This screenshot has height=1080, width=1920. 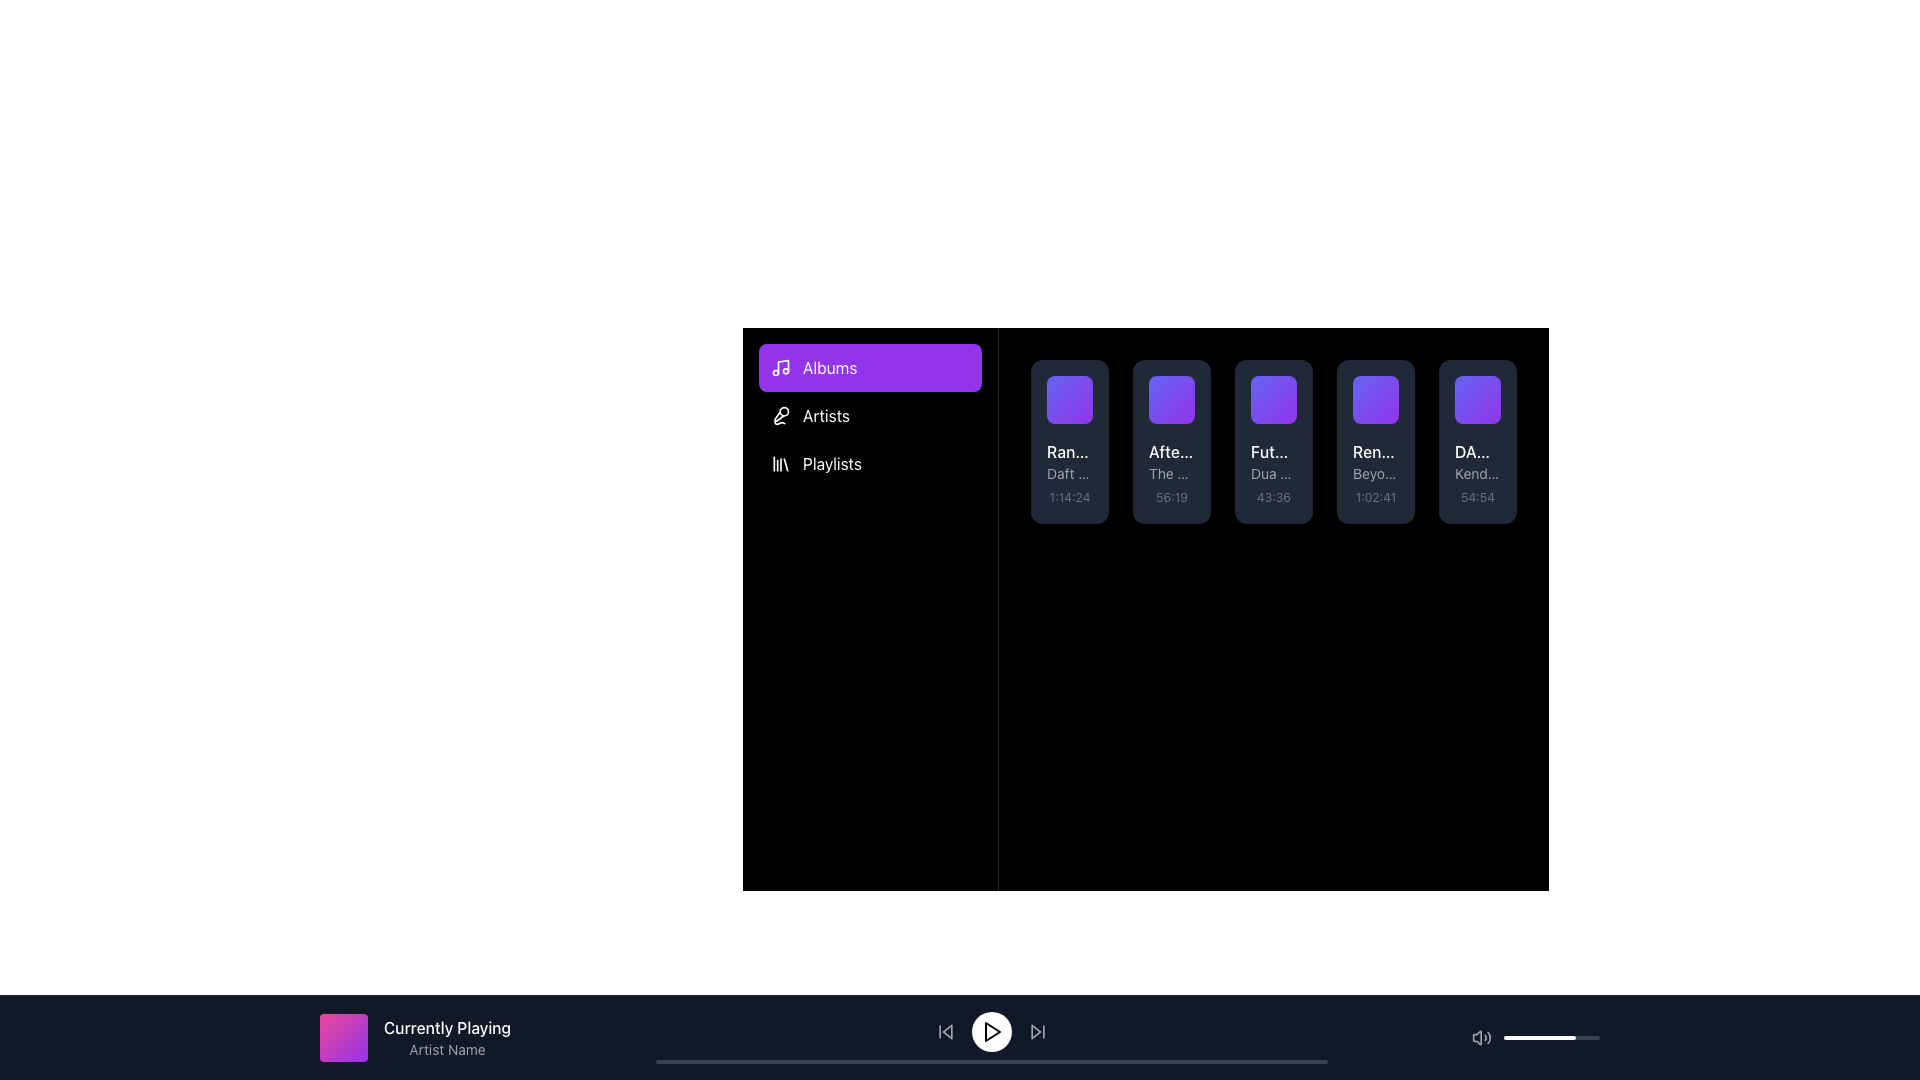 I want to click on the square-shaped gradient button ranging from indigo to purple, which is located at the top of the 'After Hours' card associated with the artist 'The Weeknd', so click(x=1171, y=400).